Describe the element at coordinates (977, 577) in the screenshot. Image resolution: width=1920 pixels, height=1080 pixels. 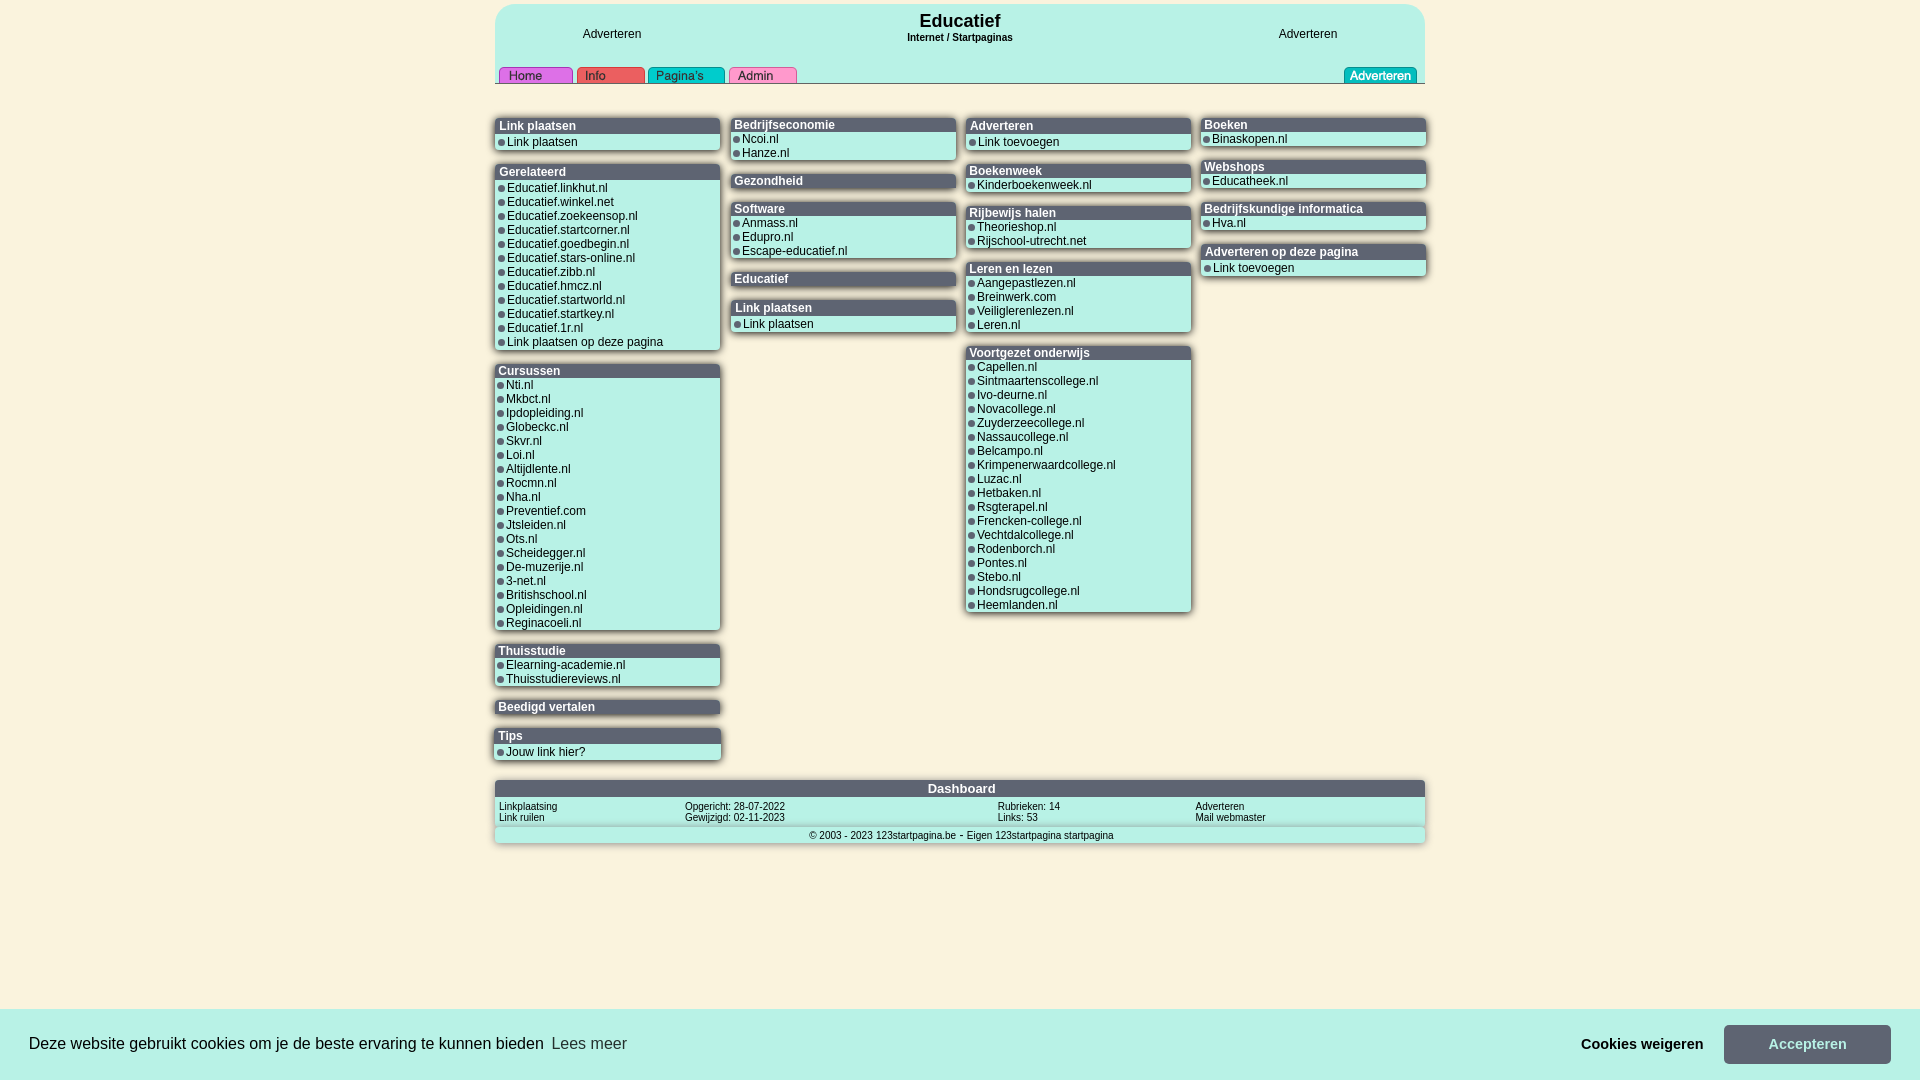
I see `'Stebo.nl'` at that location.